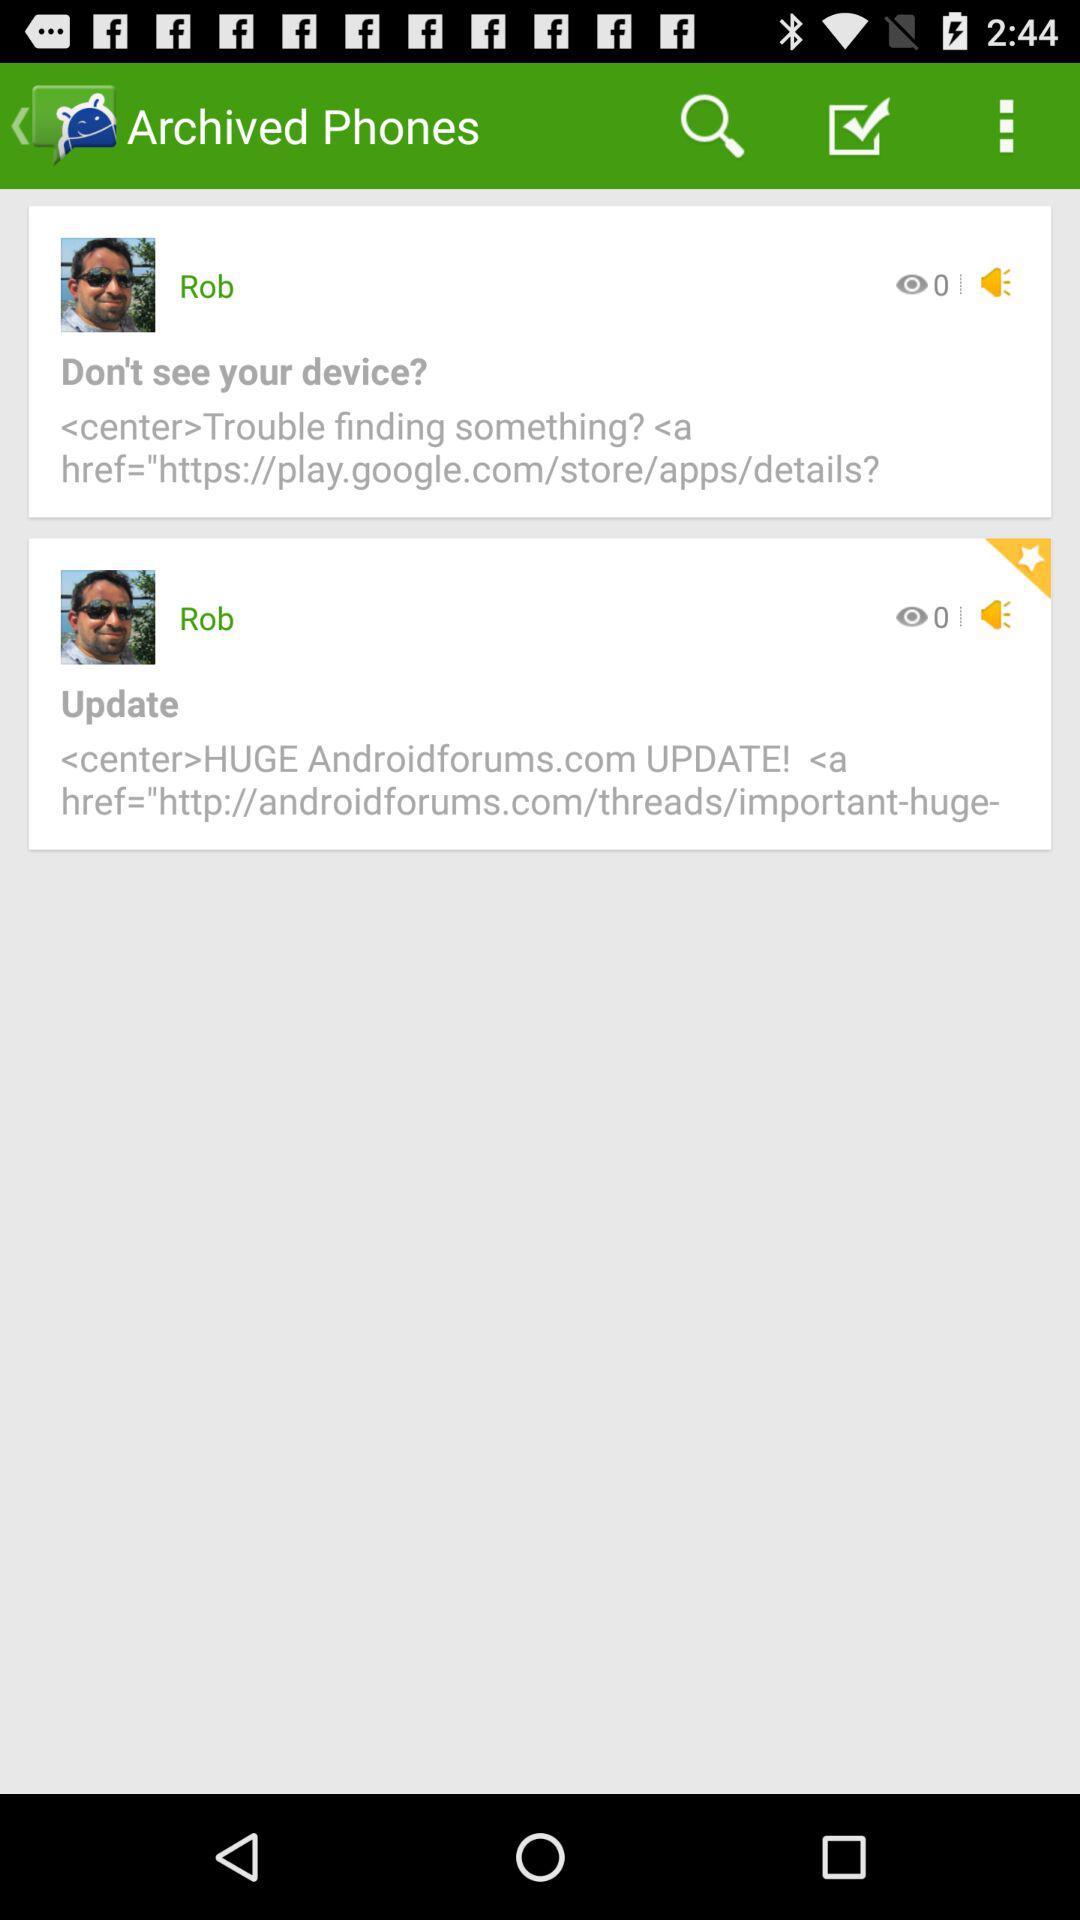  Describe the element at coordinates (523, 370) in the screenshot. I see `the icon above center trouble finding icon` at that location.